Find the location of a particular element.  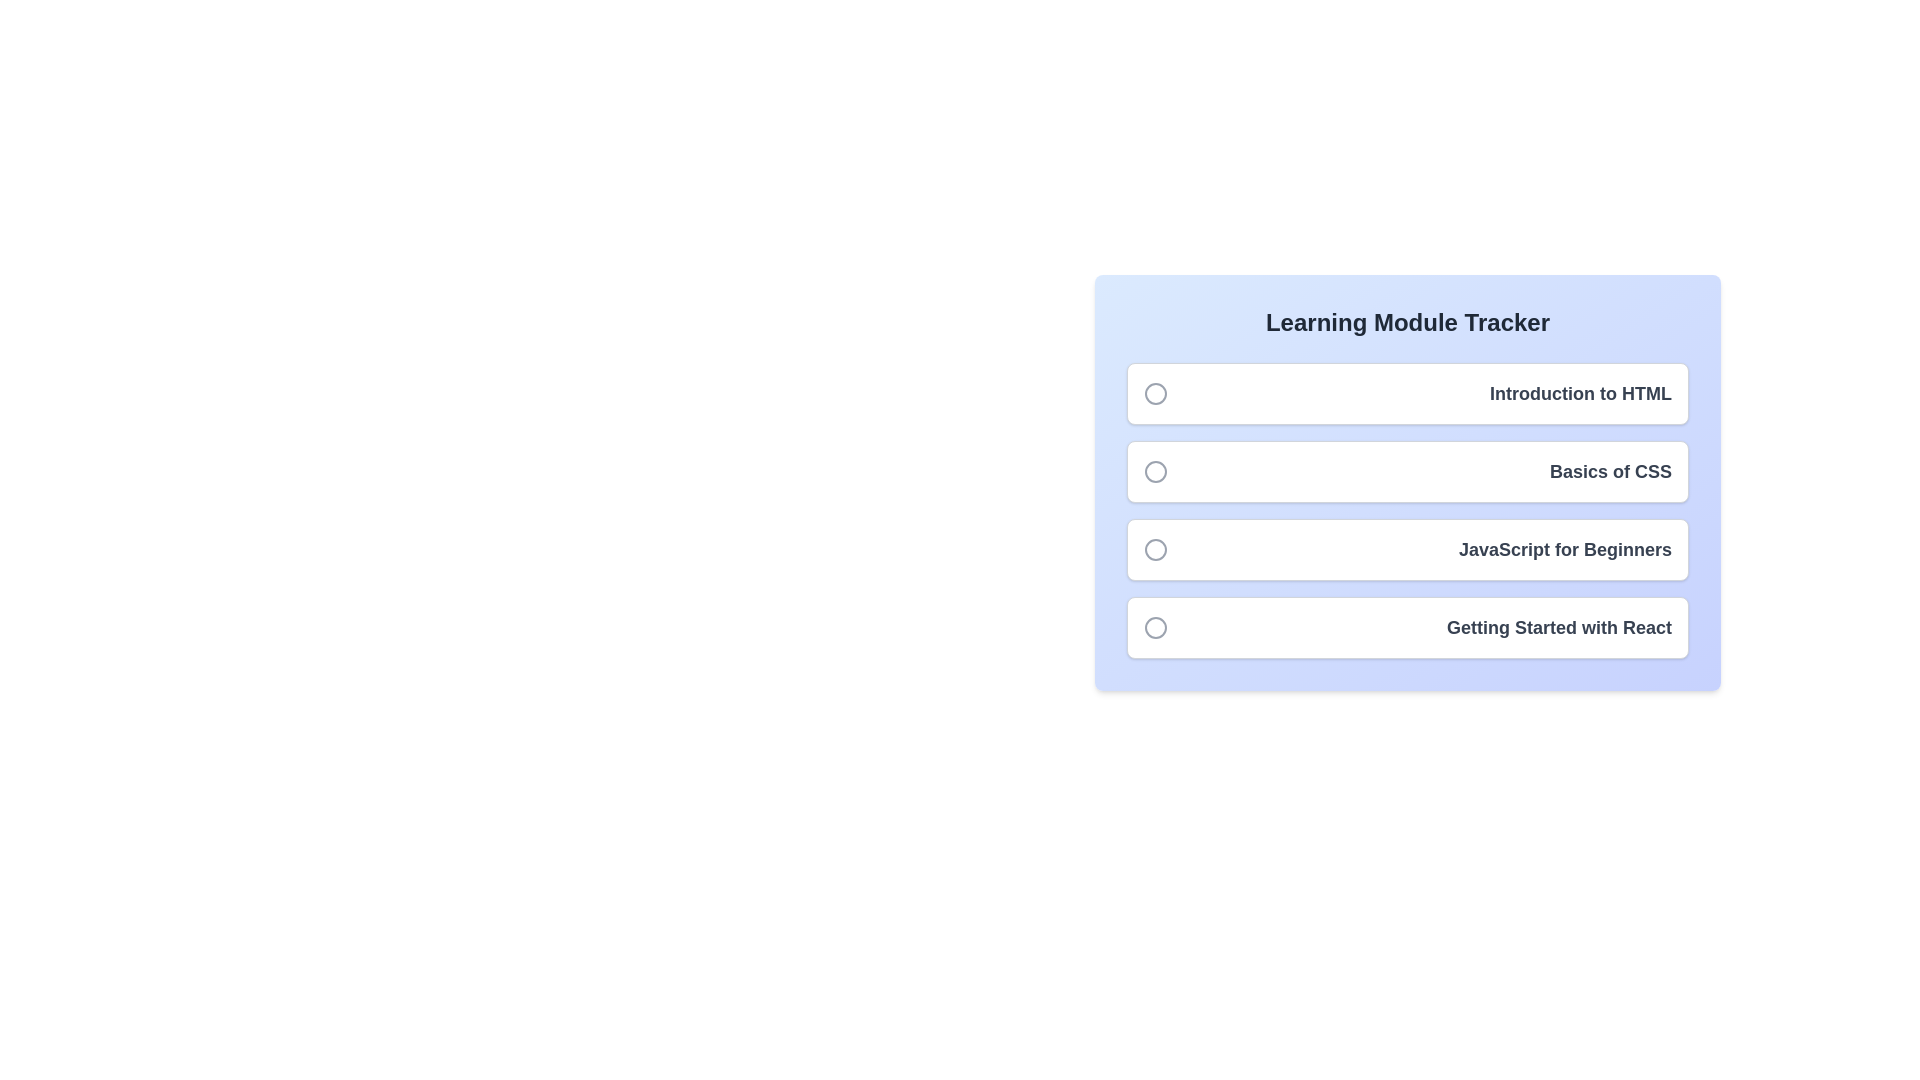

the circular radio button with a gray border located to the left of the text 'JavaScript for Beginners' in the third item of the Learning Module Tracker list is located at coordinates (1156, 550).